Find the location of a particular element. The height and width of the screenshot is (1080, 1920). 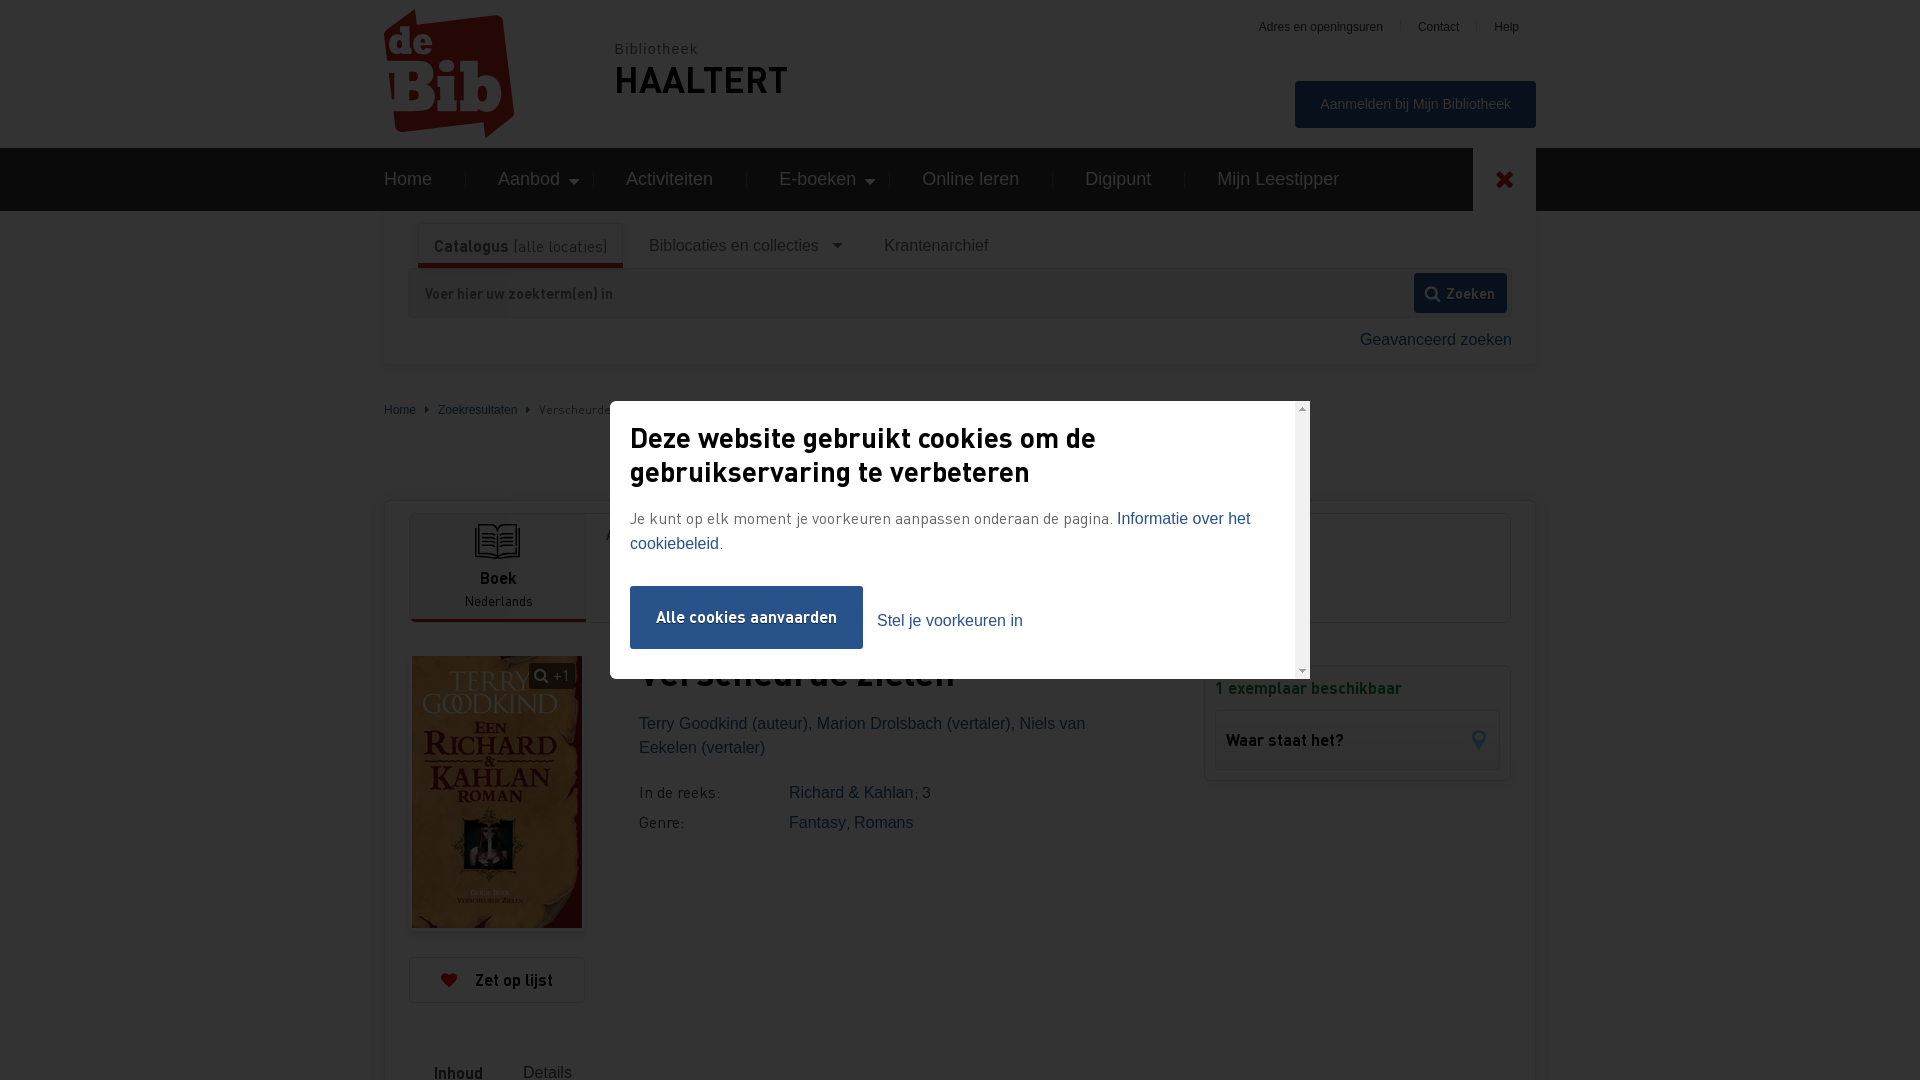

'Zoekresultaten' is located at coordinates (476, 408).